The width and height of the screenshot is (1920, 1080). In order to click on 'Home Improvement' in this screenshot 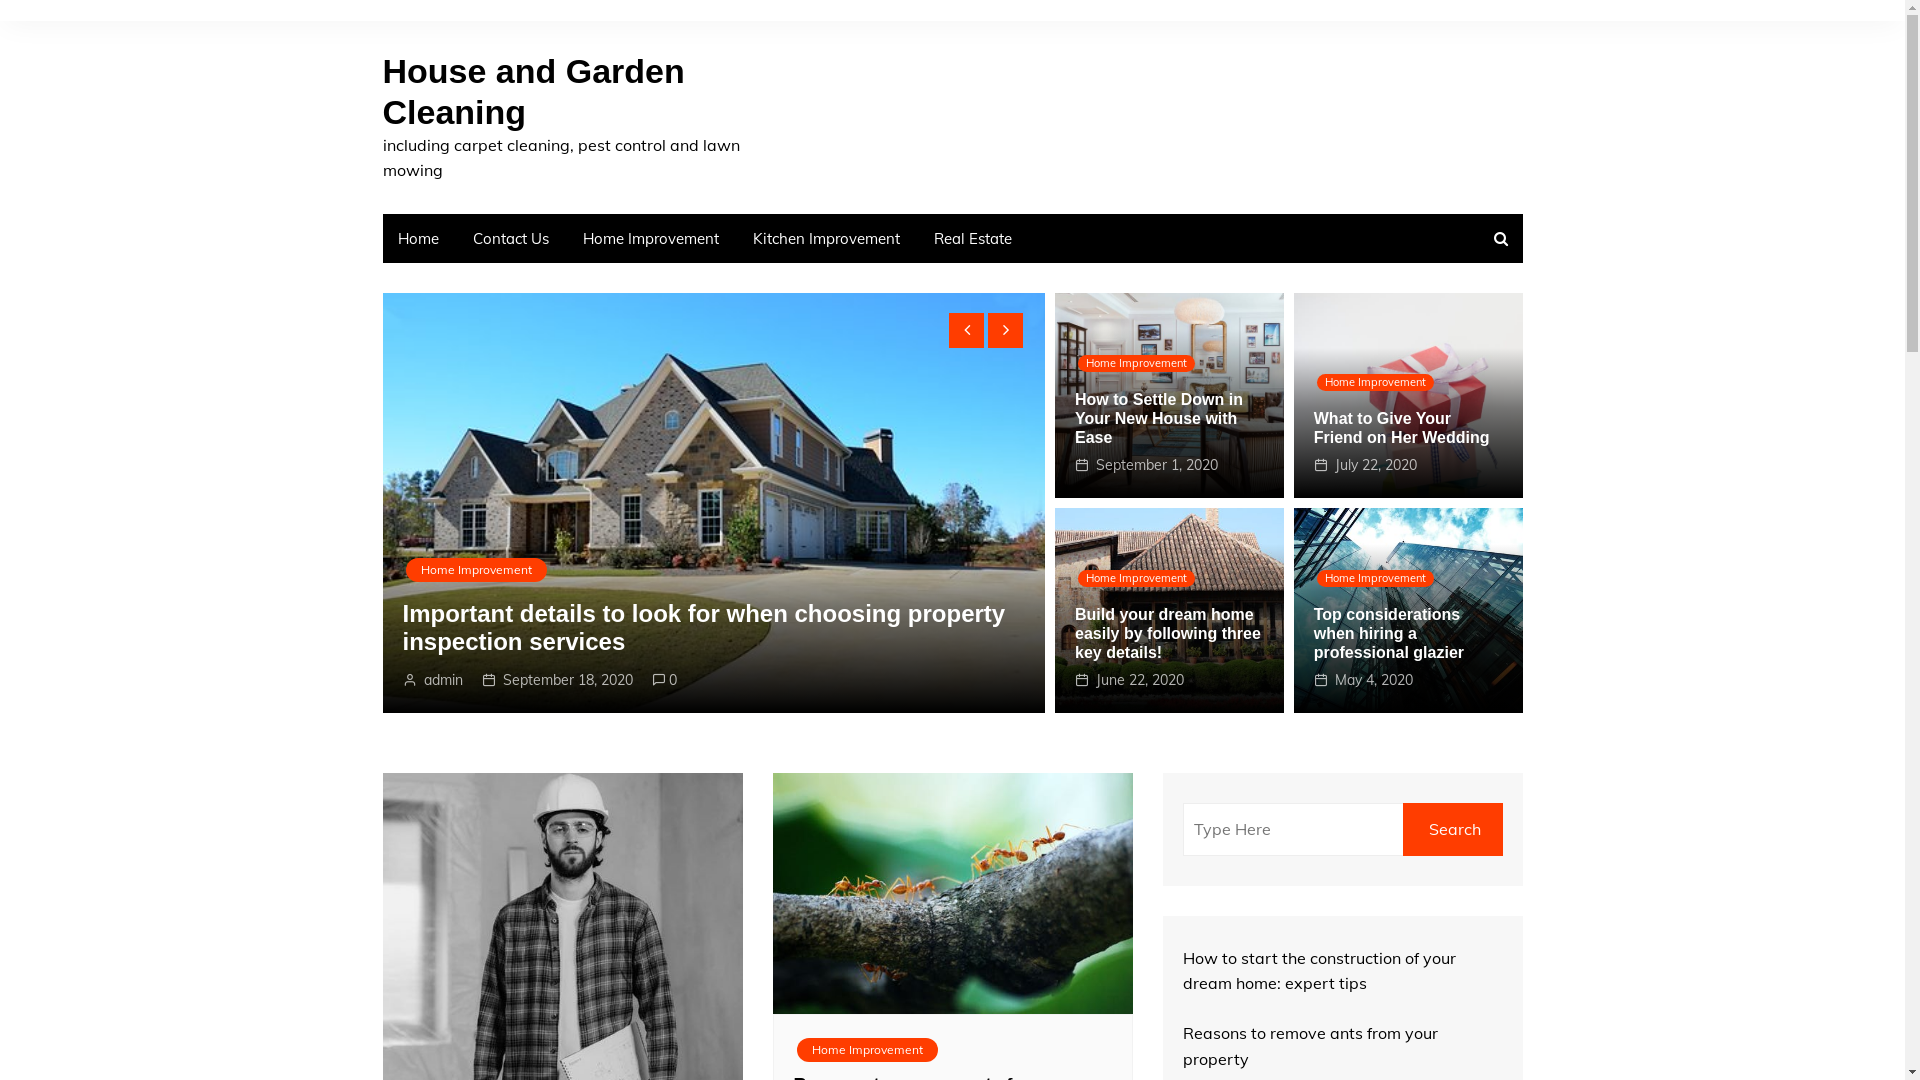, I will do `click(566, 237)`.